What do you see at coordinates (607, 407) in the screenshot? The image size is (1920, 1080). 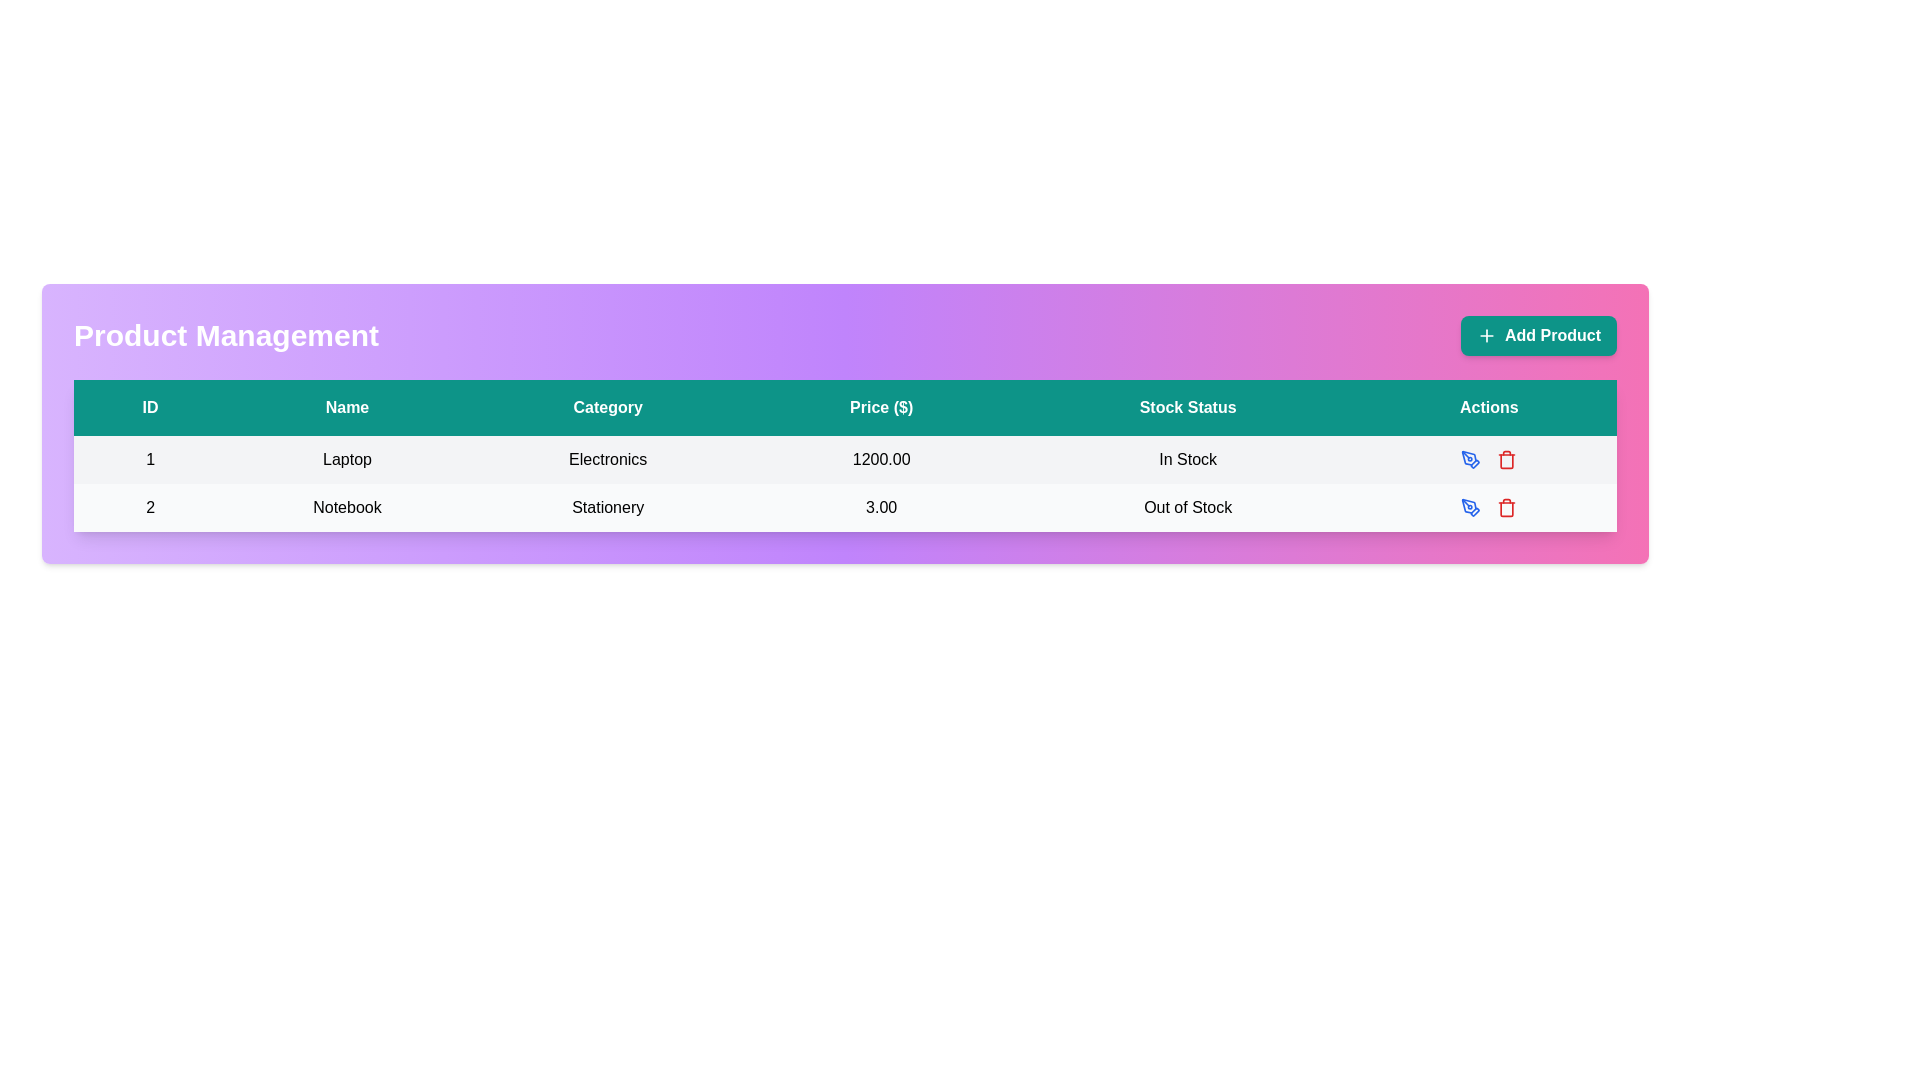 I see `text label of the Table Header Cell representing the 'Category' column, which is the third header in the row of six, located centrally between the 'Name' and 'Price ($)' columns` at bounding box center [607, 407].